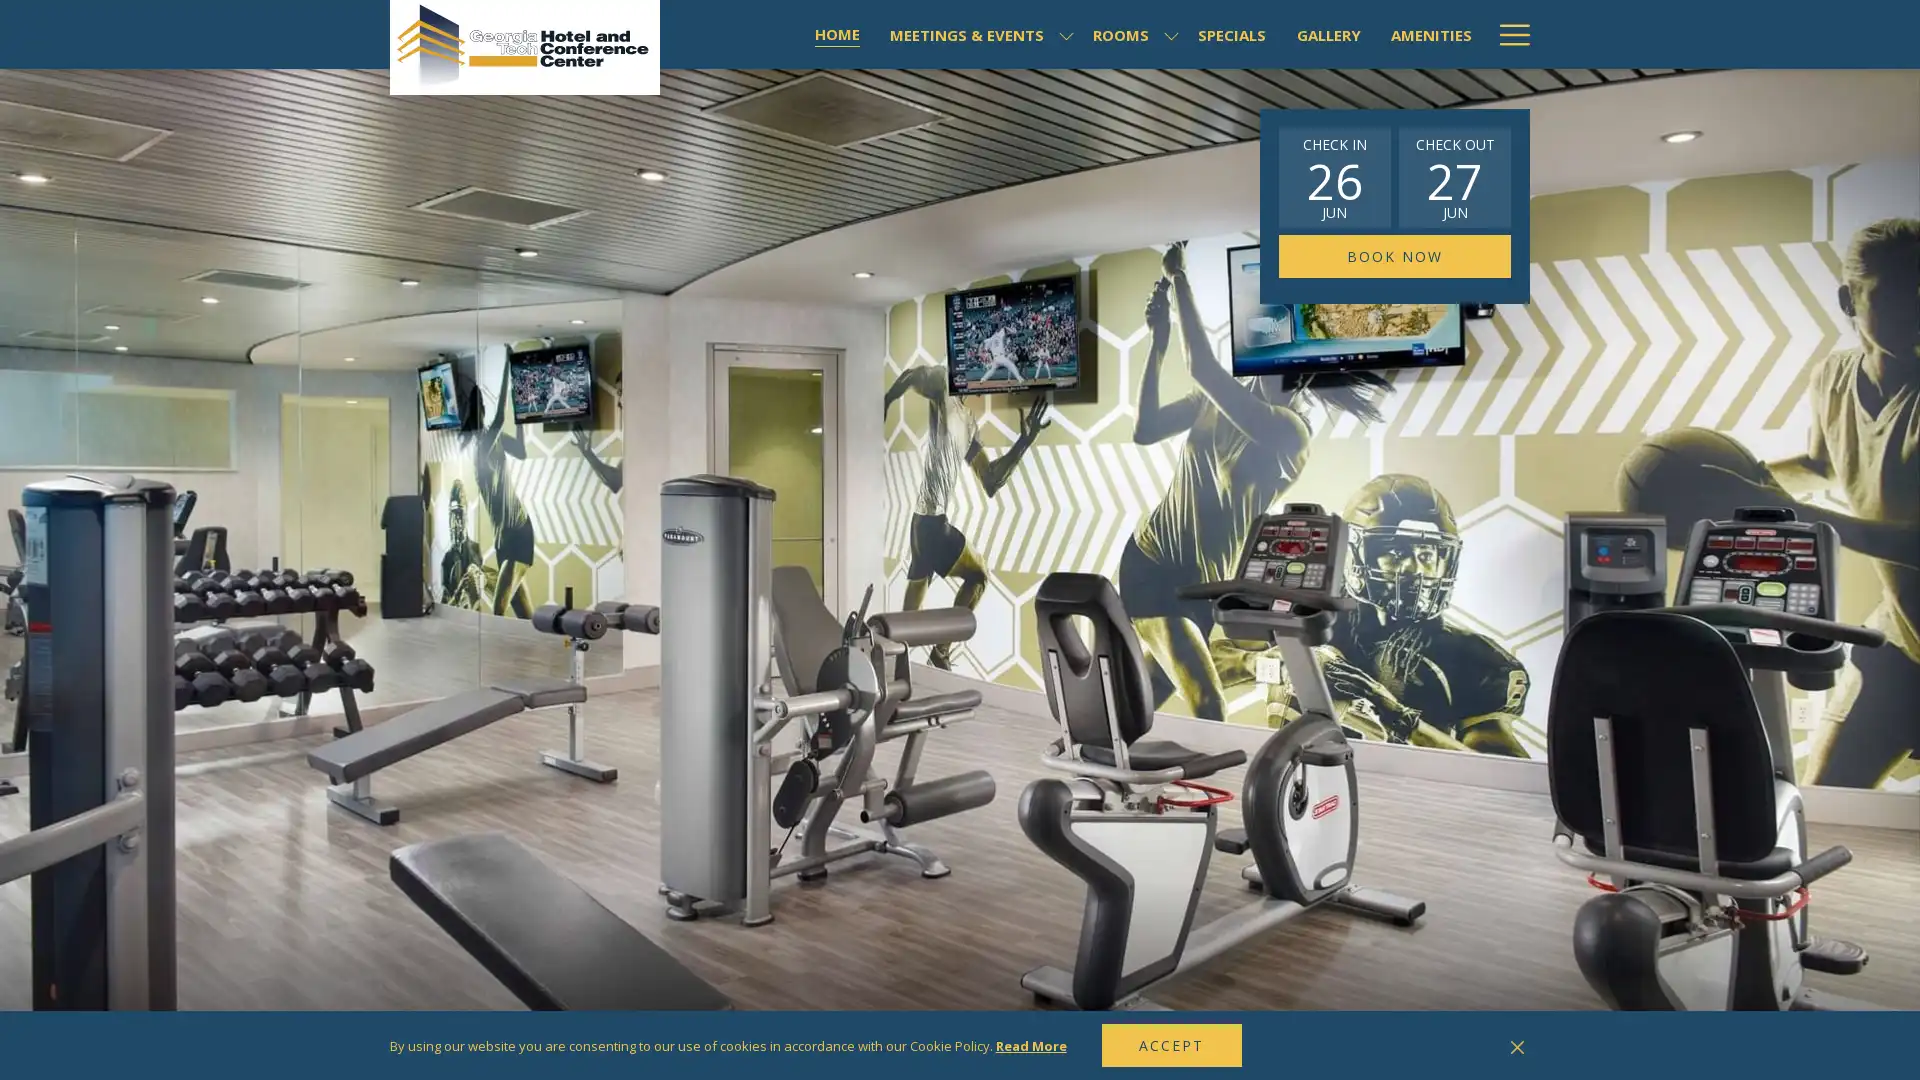  What do you see at coordinates (1520, 1047) in the screenshot?
I see `Go to next slideshow element` at bounding box center [1520, 1047].